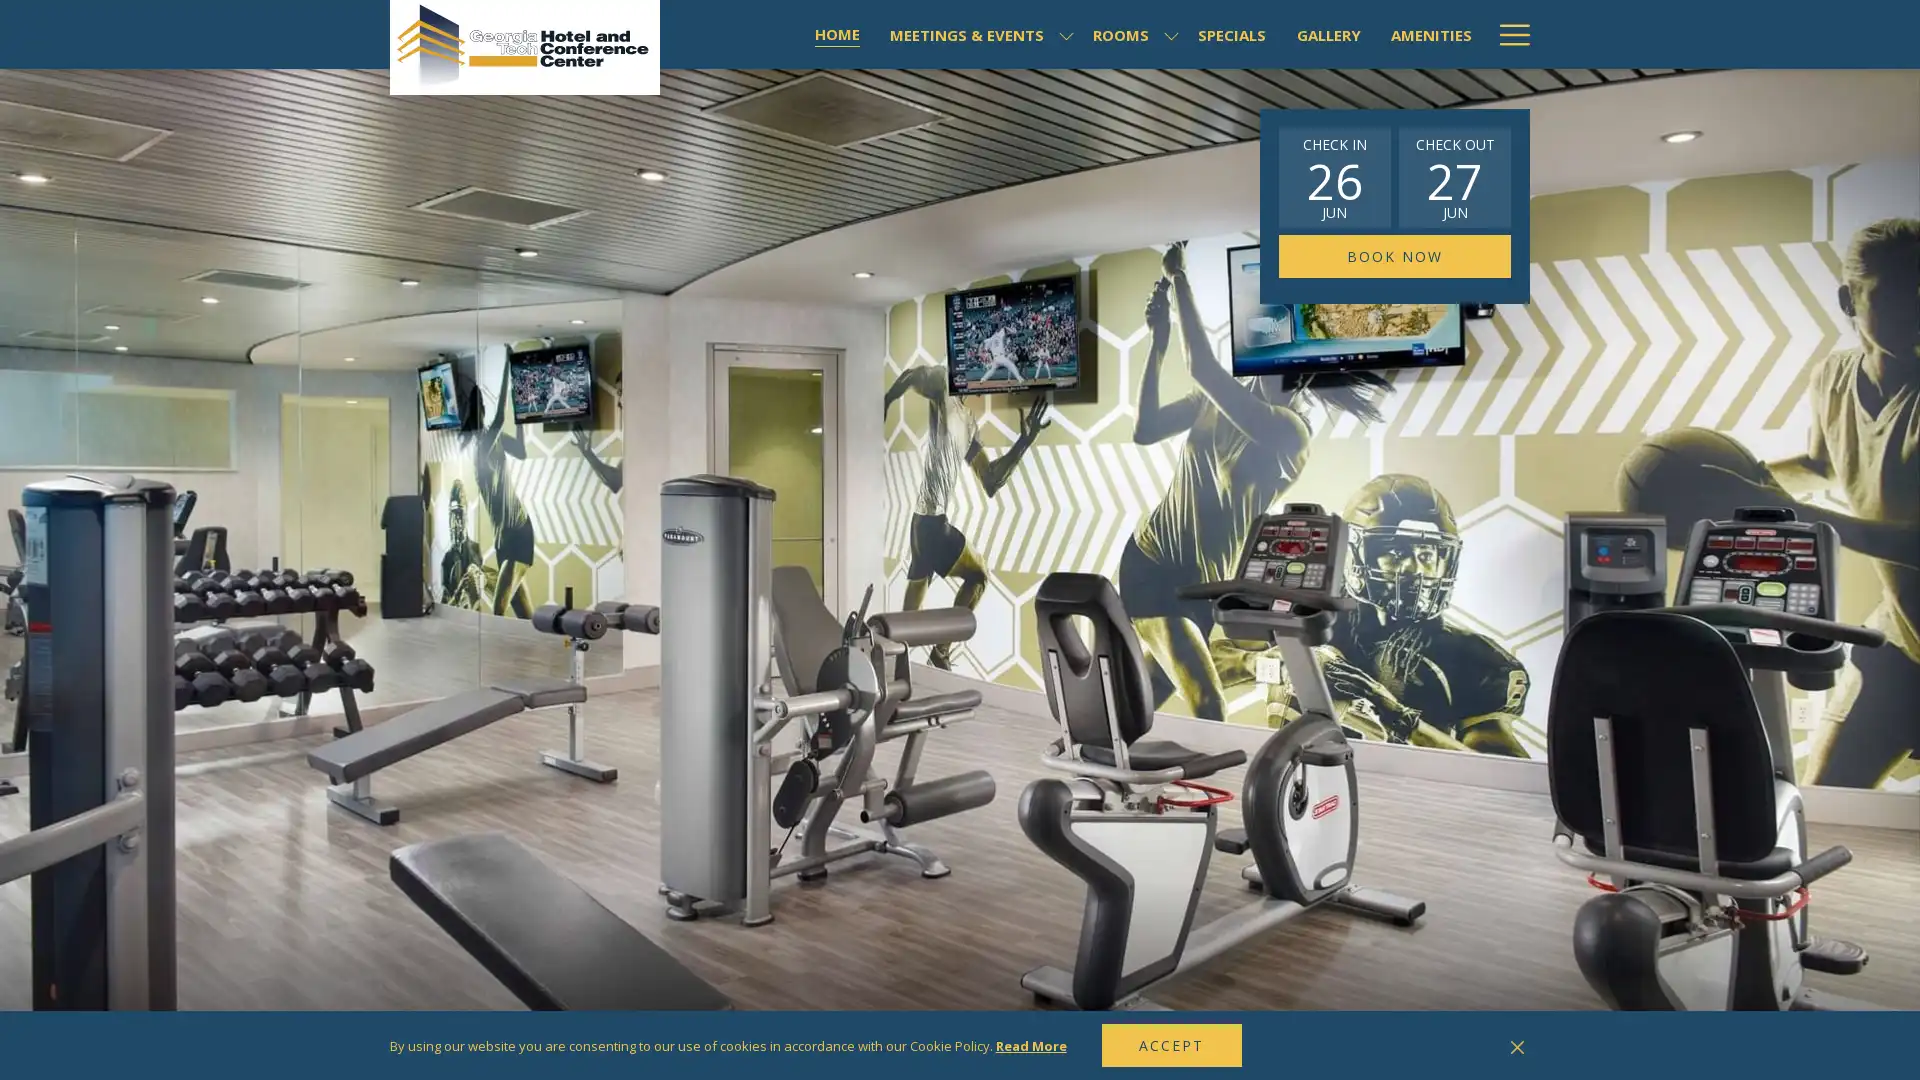  What do you see at coordinates (1520, 1047) in the screenshot?
I see `Go to next slideshow element` at bounding box center [1520, 1047].